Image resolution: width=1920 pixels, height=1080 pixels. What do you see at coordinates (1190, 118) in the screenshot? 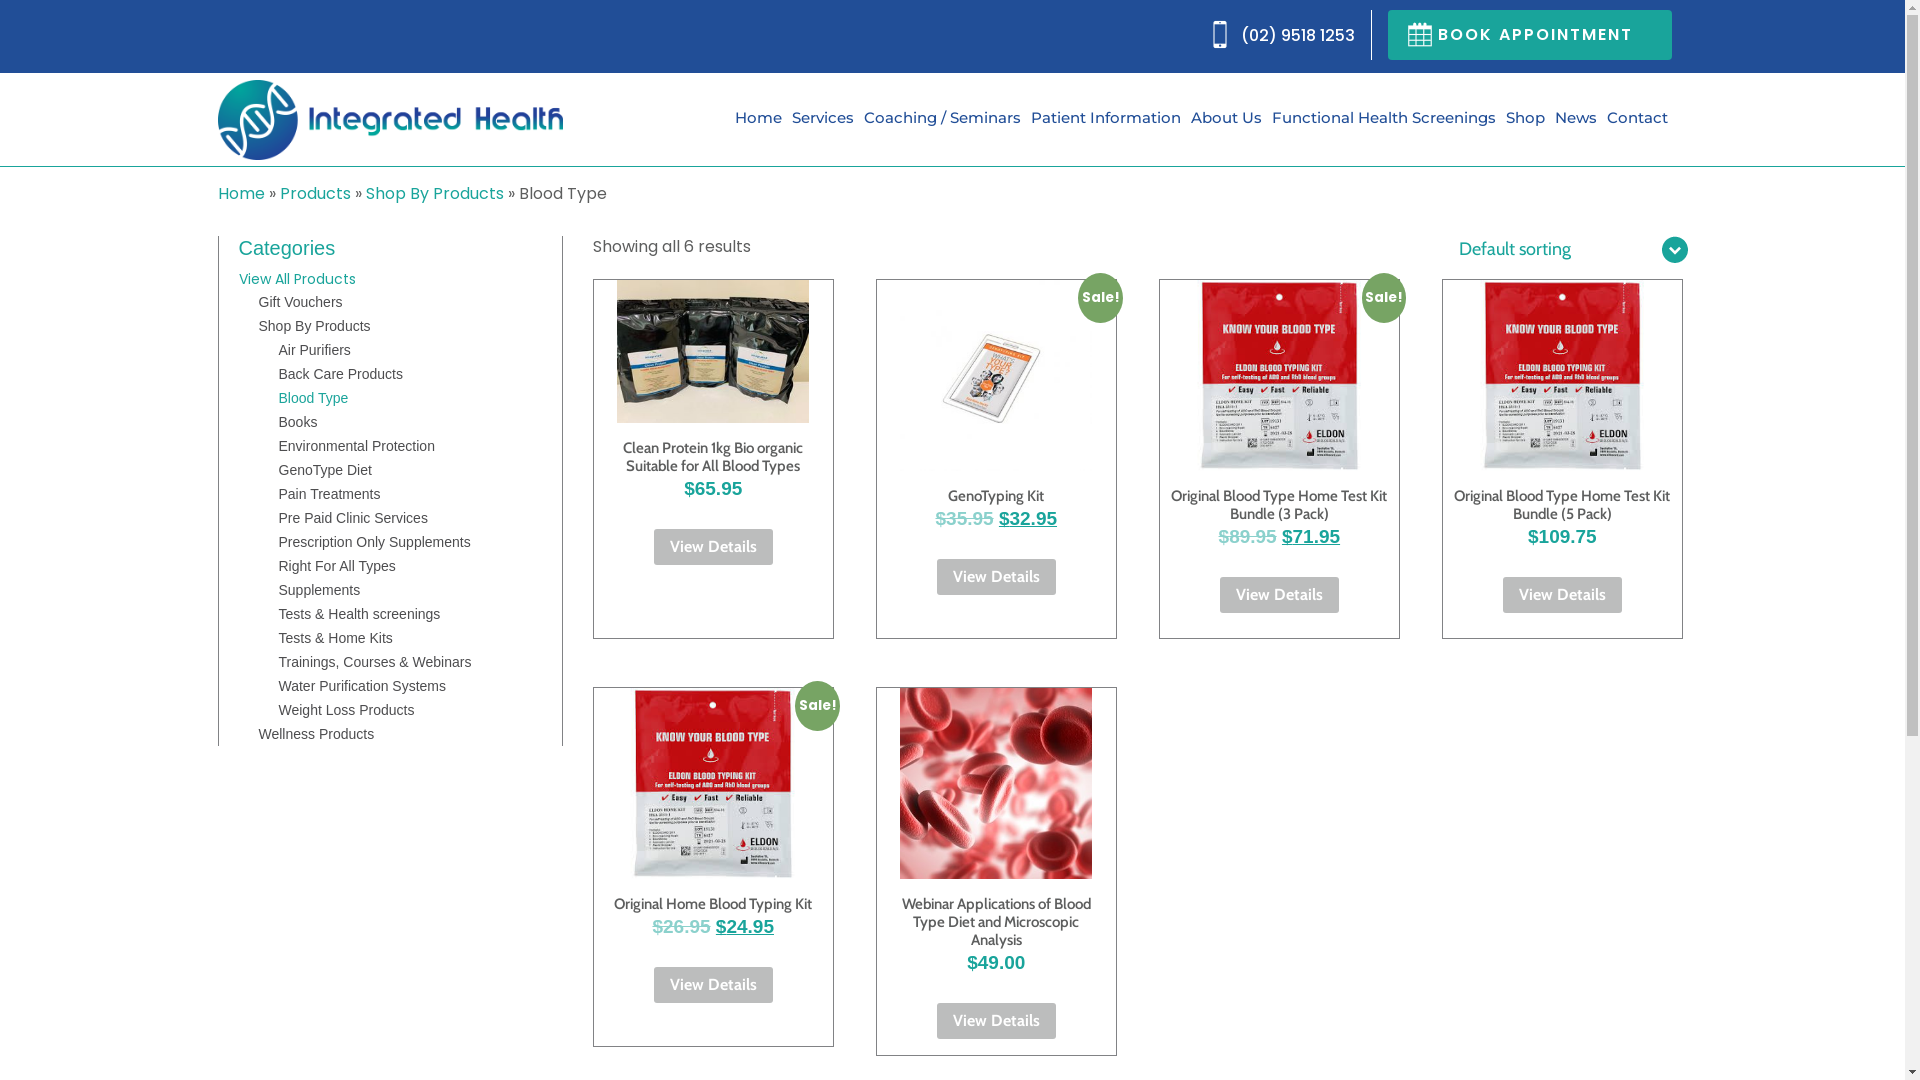
I see `'About Us'` at bounding box center [1190, 118].